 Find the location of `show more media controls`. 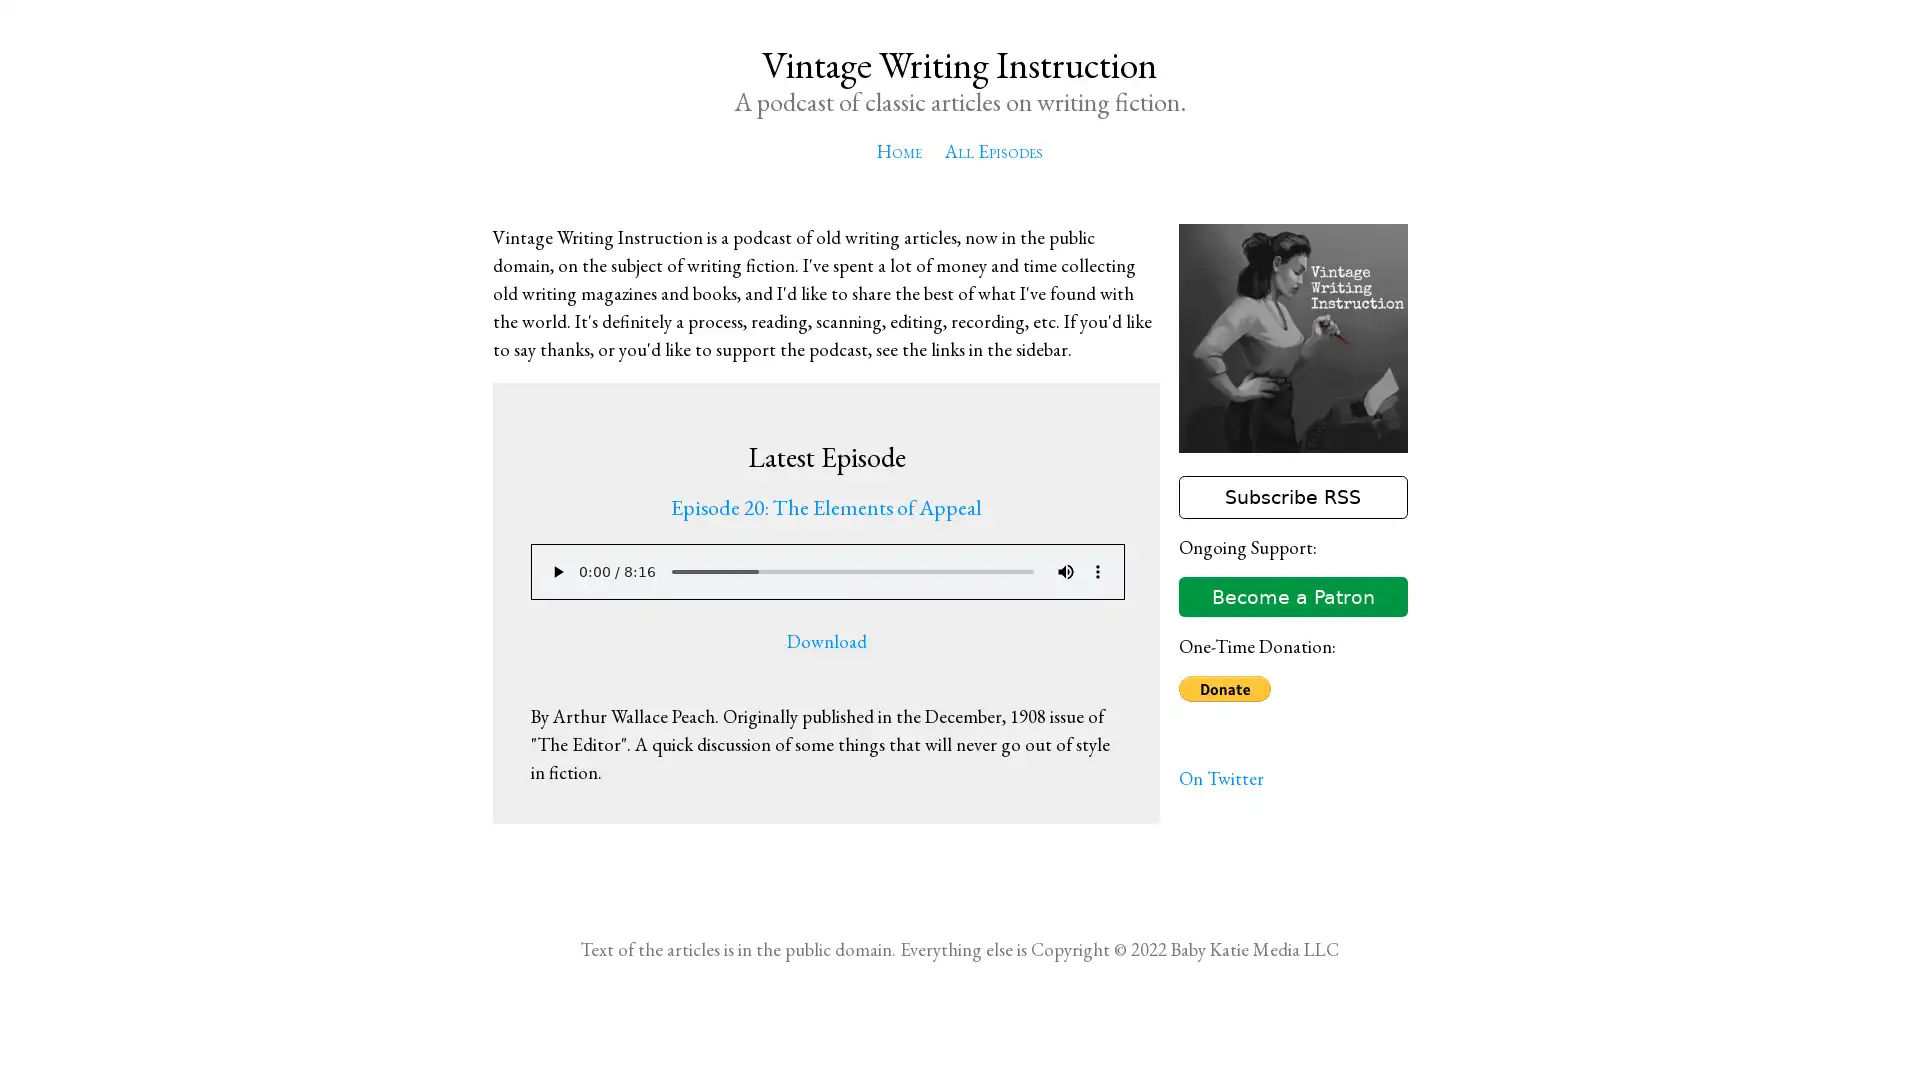

show more media controls is located at coordinates (1096, 571).